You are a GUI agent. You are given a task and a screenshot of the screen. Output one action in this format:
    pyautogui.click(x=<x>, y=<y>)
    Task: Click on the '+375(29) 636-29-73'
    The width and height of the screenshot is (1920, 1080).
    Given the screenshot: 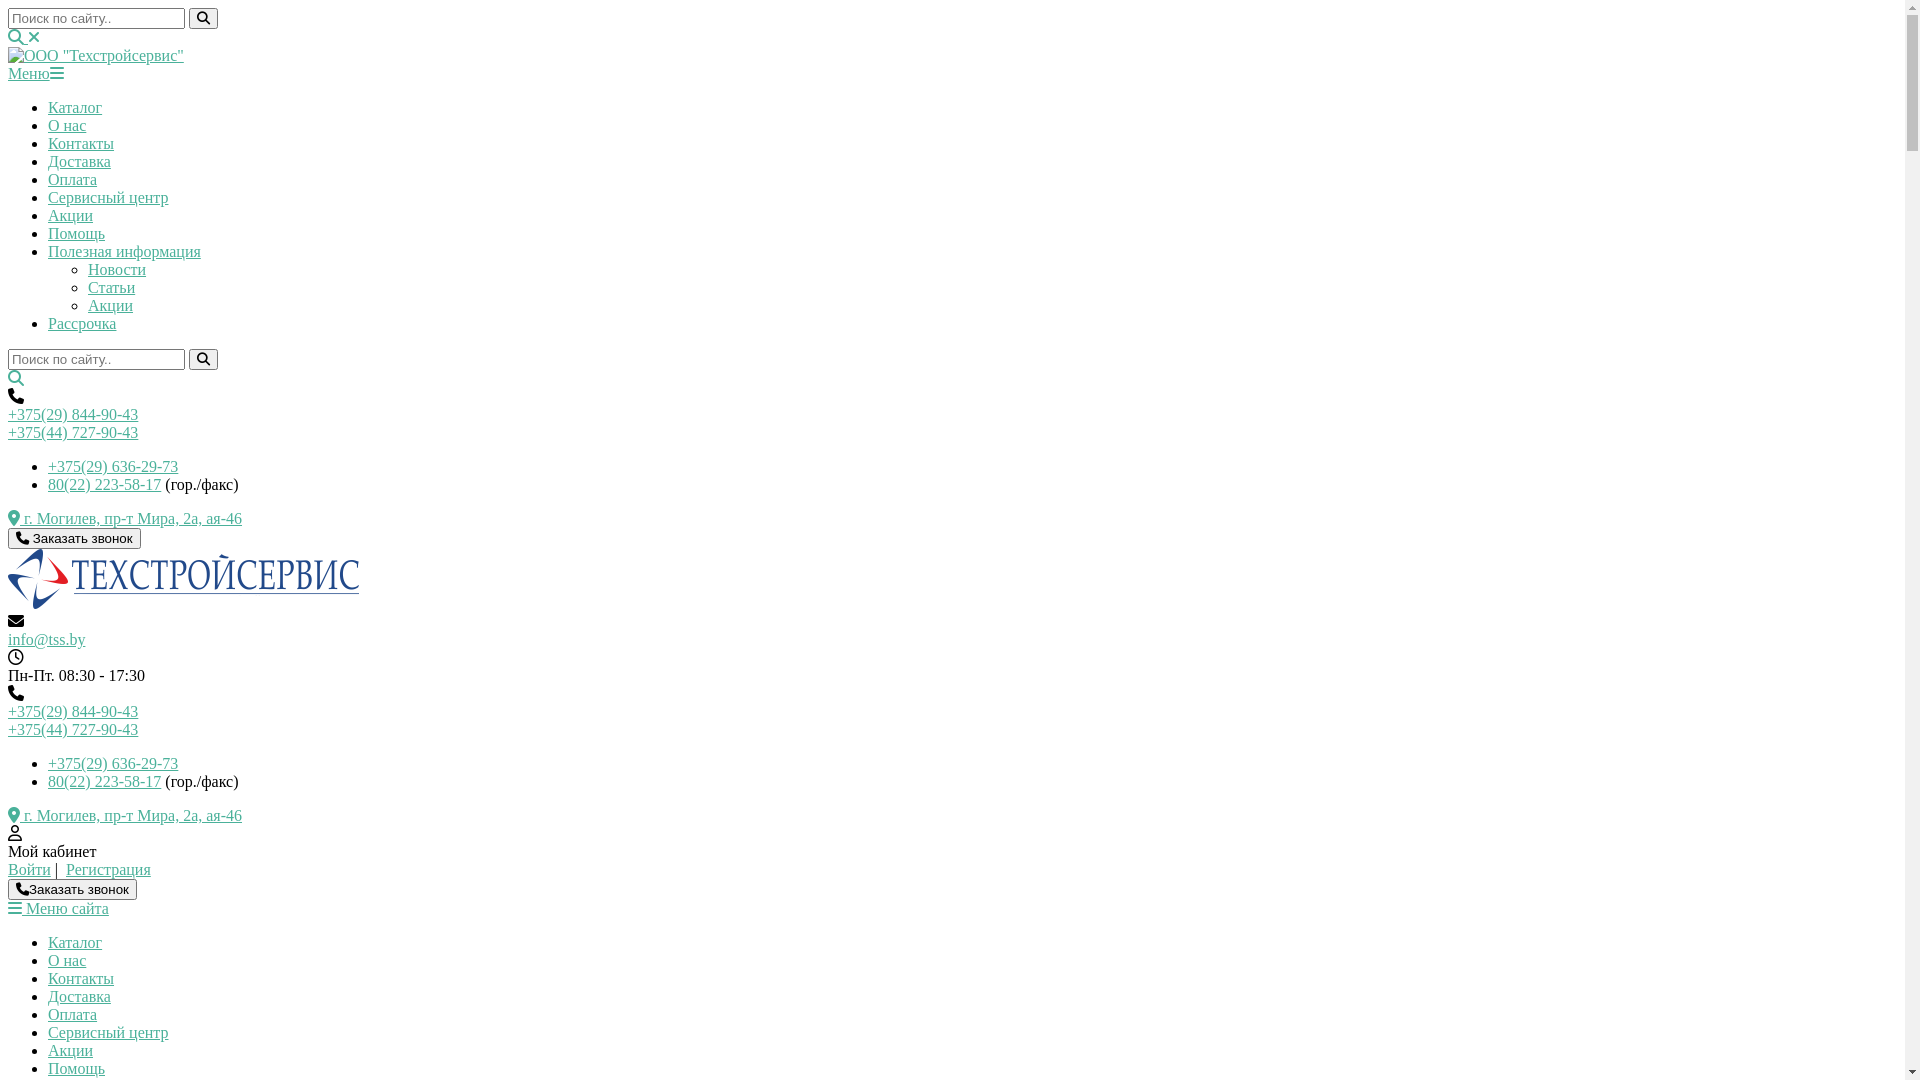 What is the action you would take?
    pyautogui.click(x=48, y=466)
    